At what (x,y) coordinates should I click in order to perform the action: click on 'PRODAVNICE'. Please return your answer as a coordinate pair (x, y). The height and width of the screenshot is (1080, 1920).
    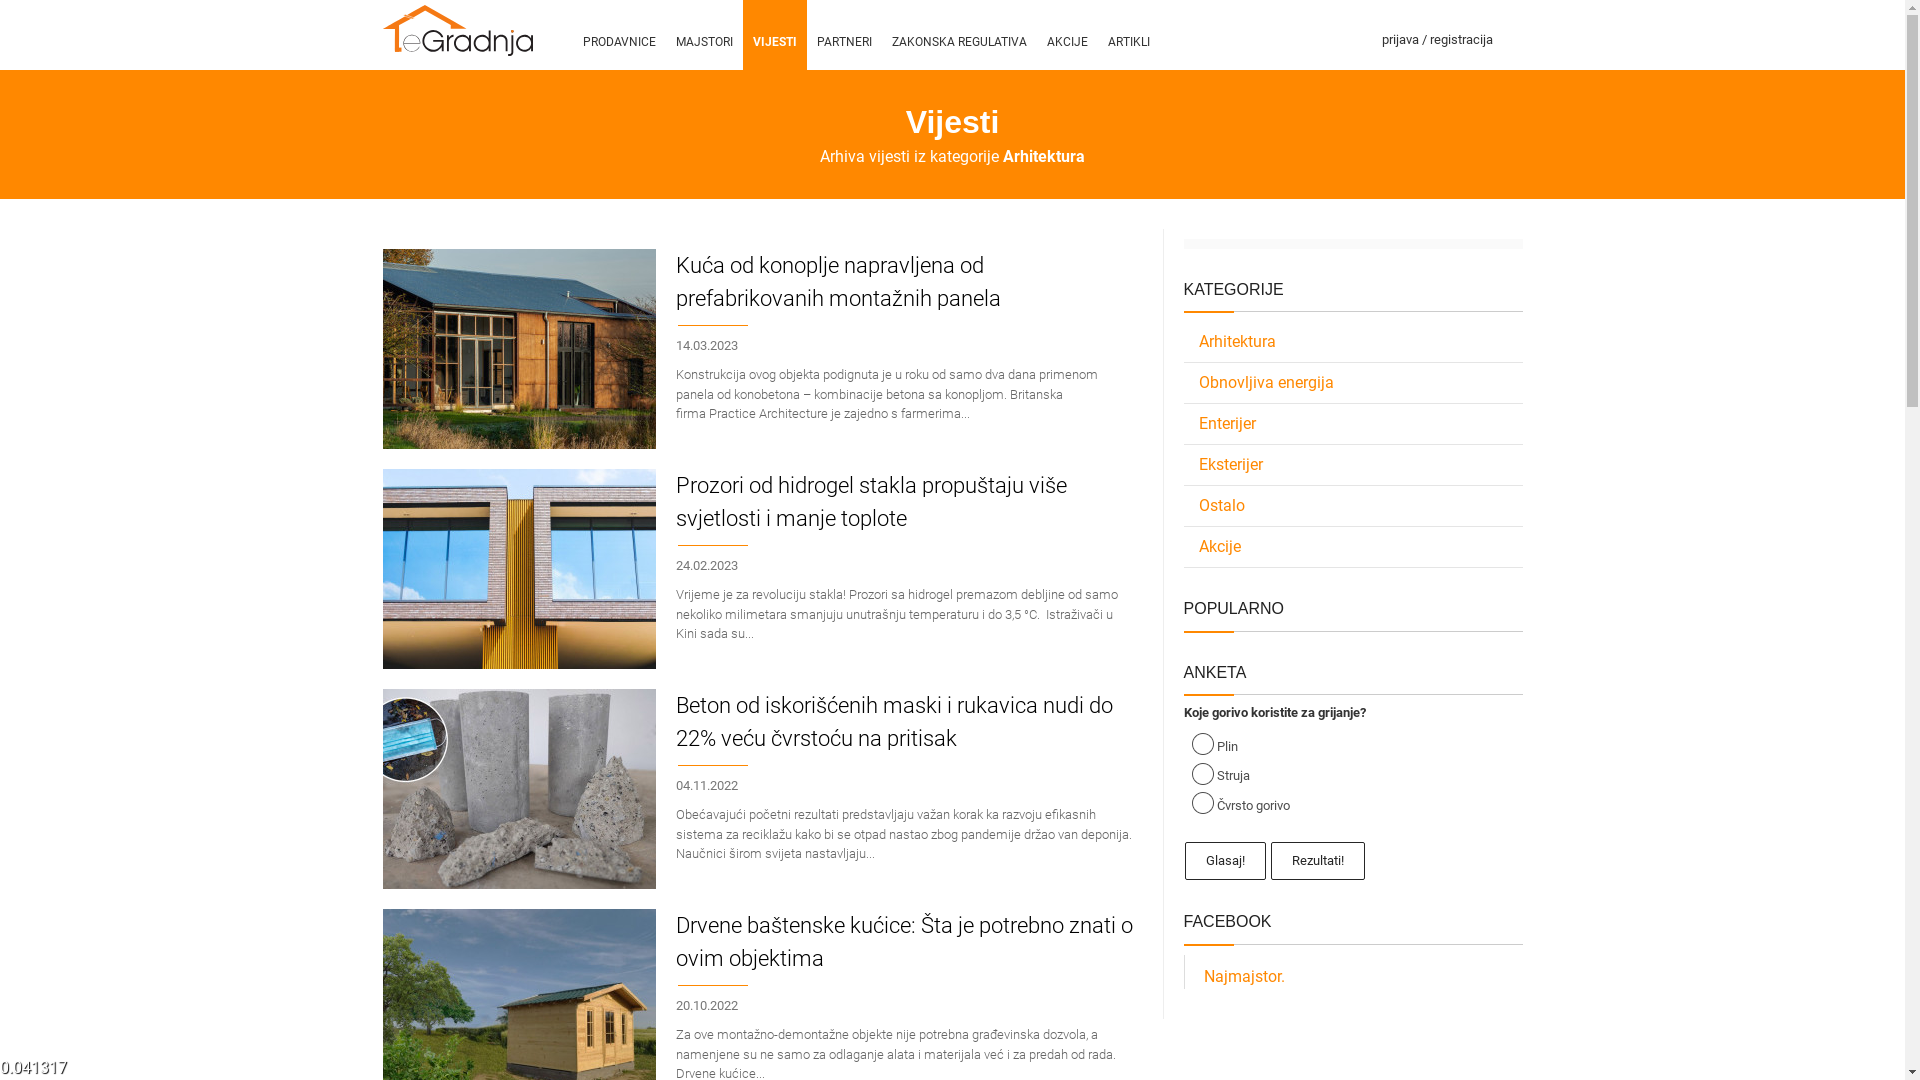
    Looking at the image, I should click on (617, 34).